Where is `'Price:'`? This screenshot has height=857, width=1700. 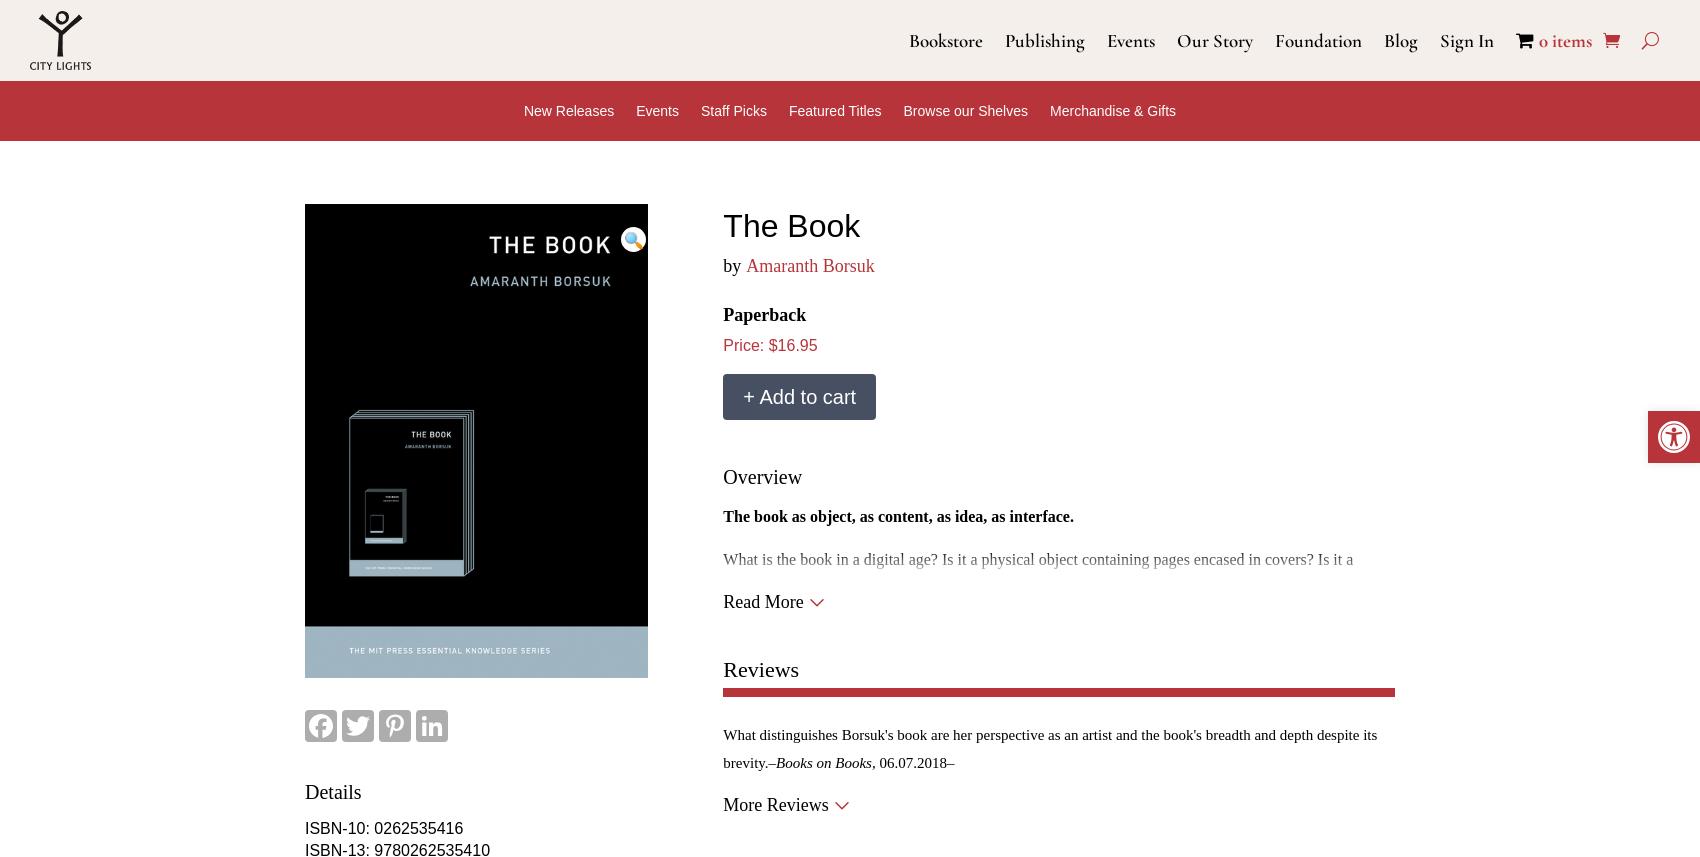
'Price:' is located at coordinates (744, 344).